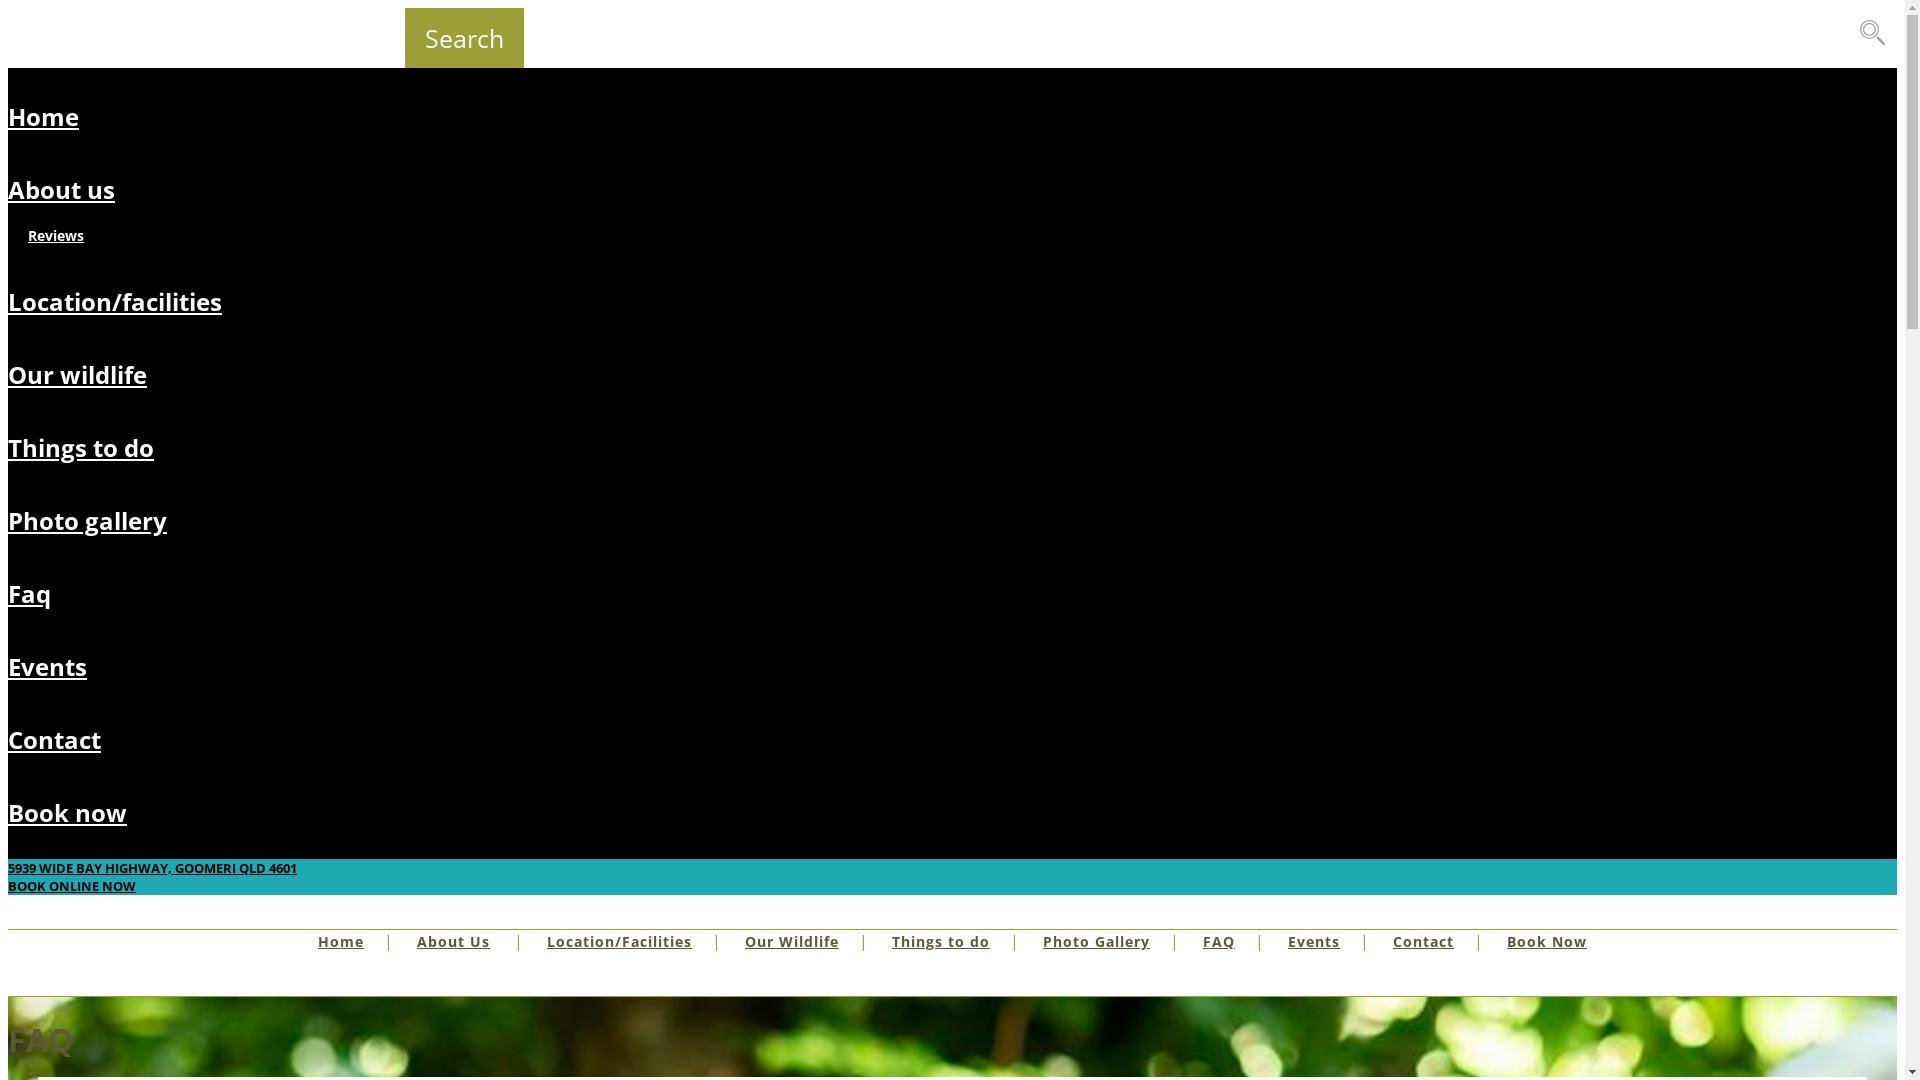 The height and width of the screenshot is (1080, 1920). What do you see at coordinates (77, 374) in the screenshot?
I see `'our wildlife'` at bounding box center [77, 374].